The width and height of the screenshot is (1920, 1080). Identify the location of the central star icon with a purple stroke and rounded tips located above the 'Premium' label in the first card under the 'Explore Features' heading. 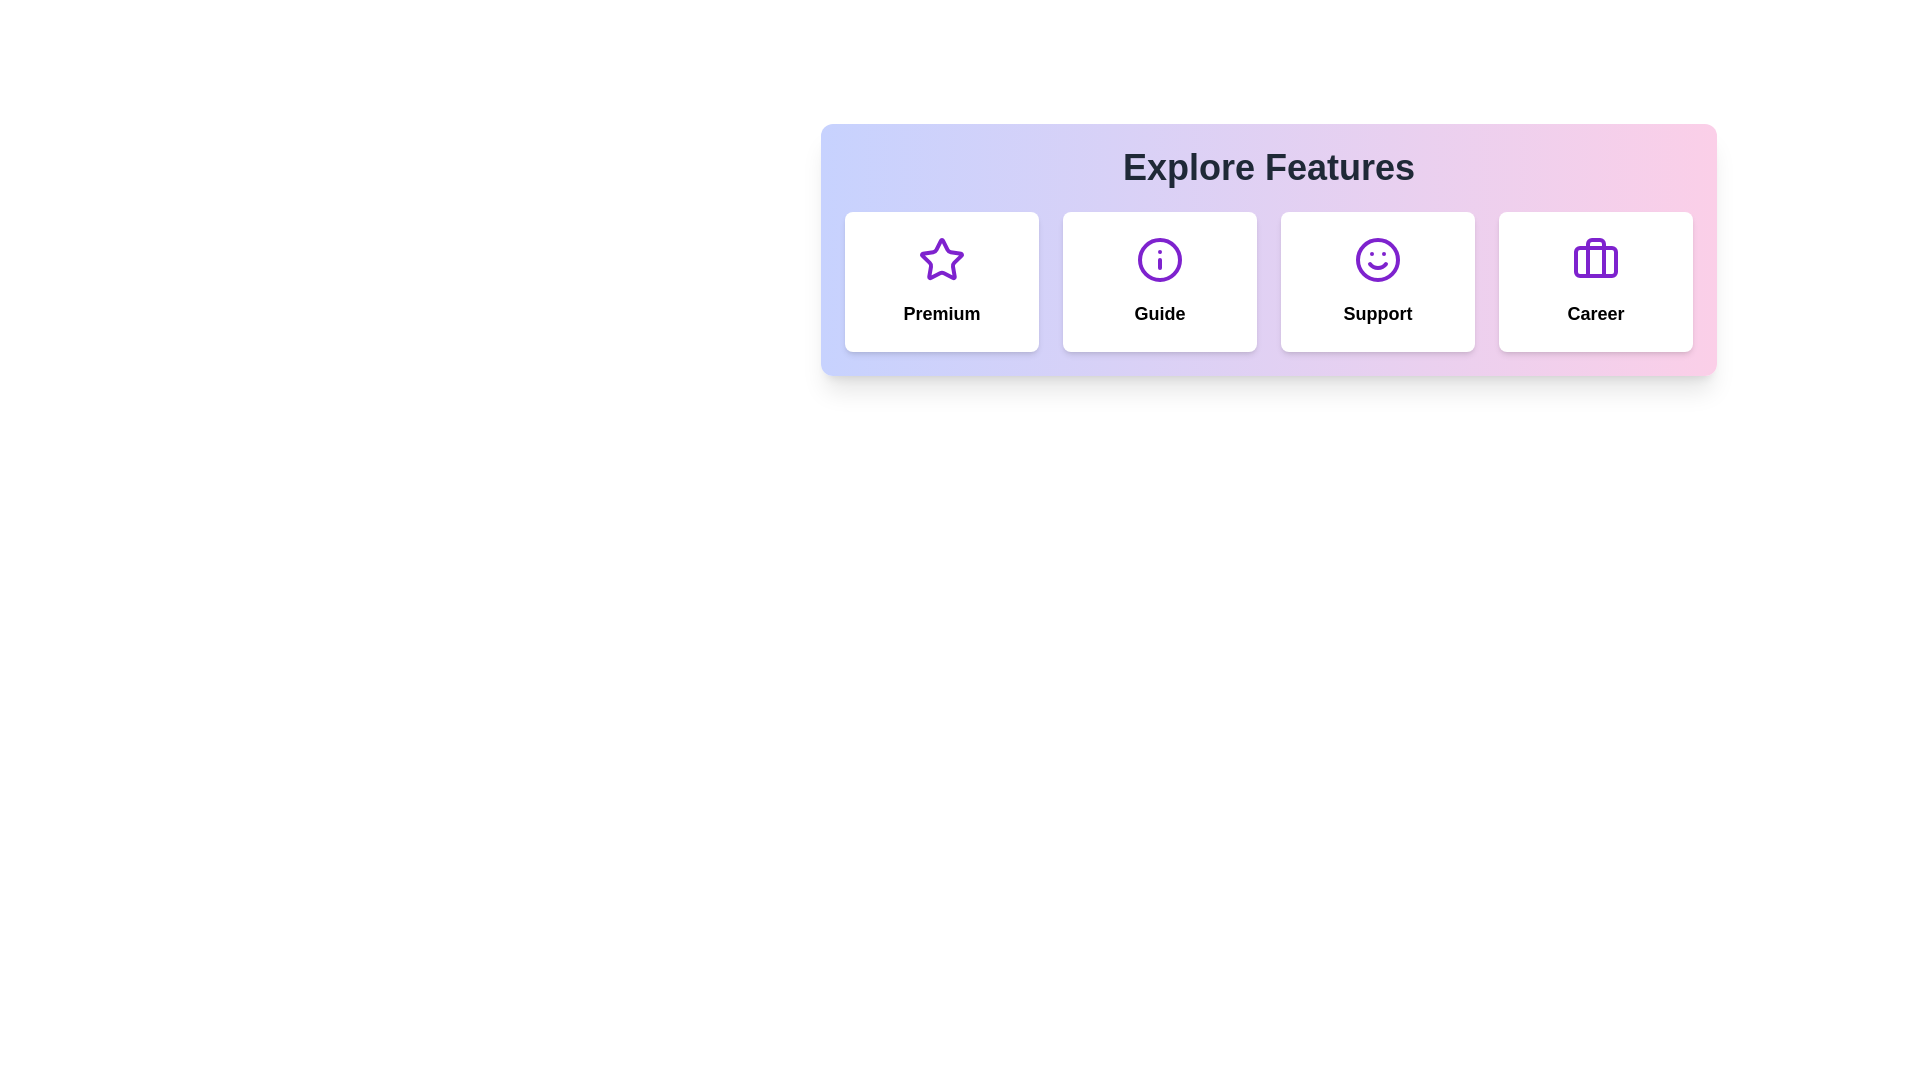
(940, 258).